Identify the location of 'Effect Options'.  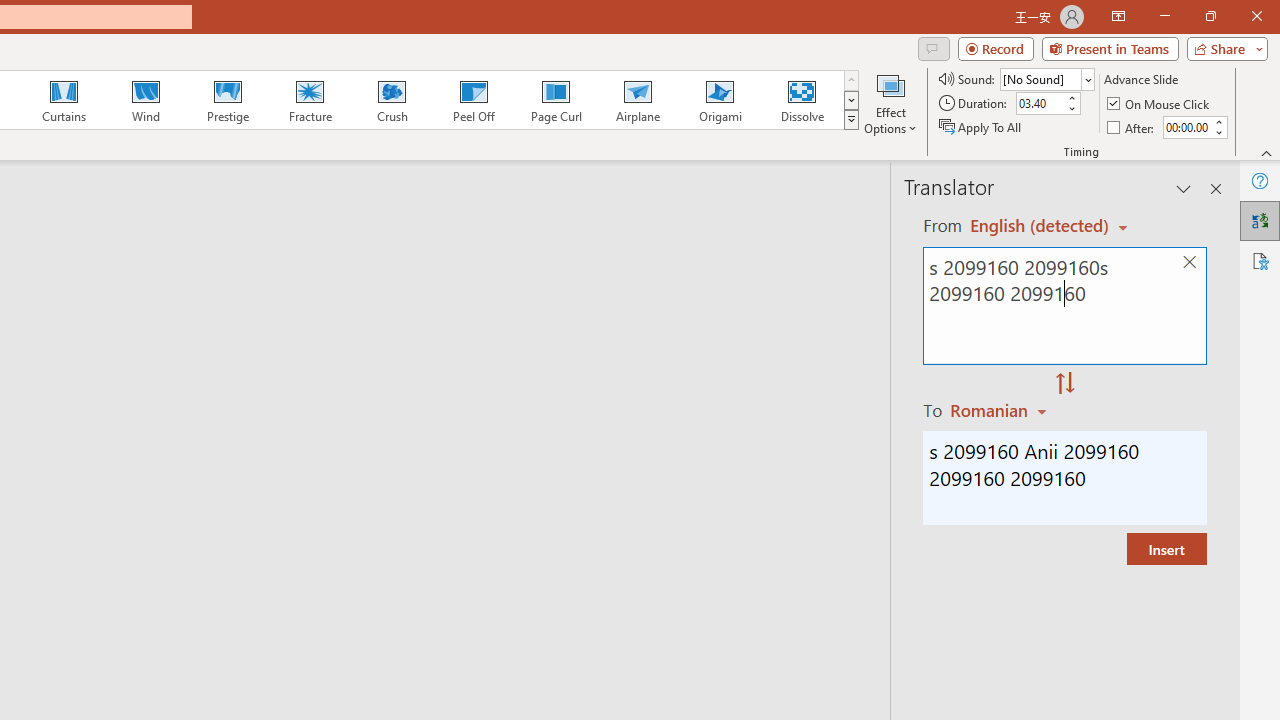
(889, 103).